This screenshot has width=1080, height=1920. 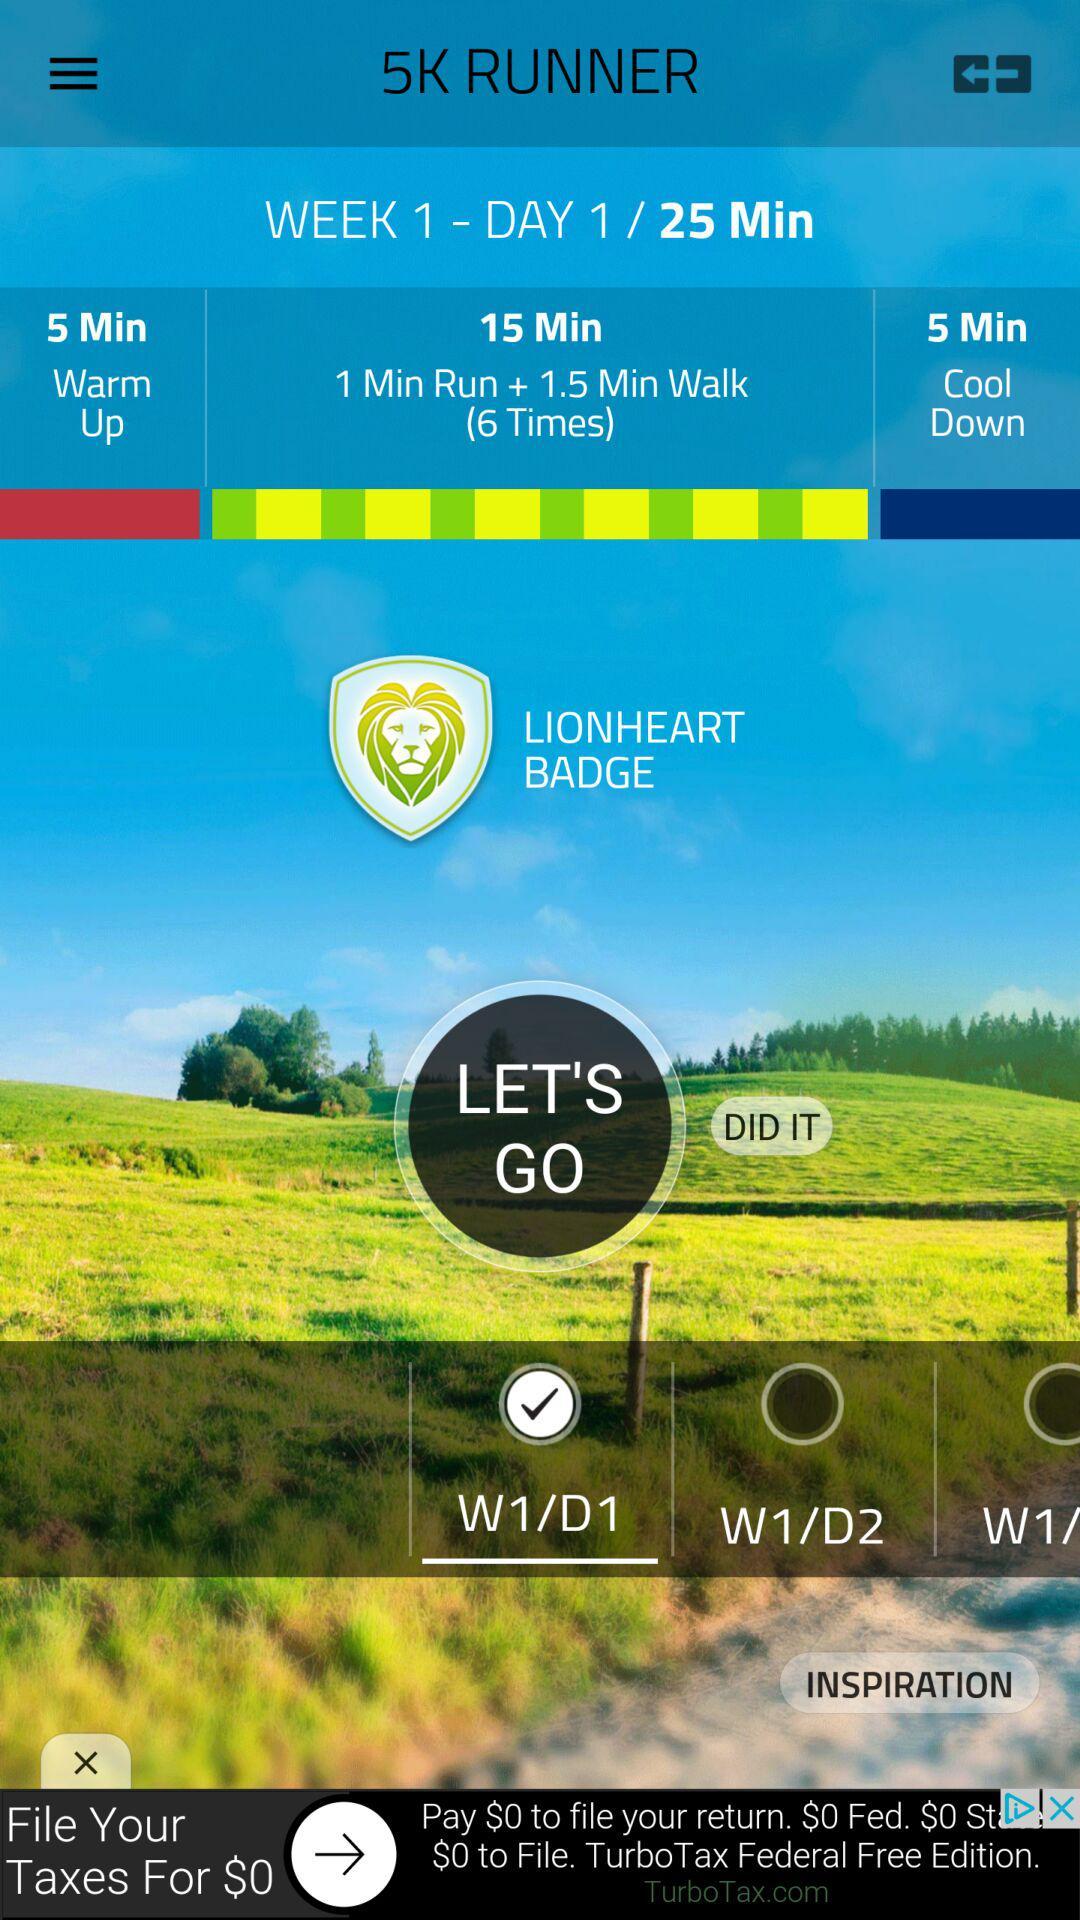 I want to click on open menu, so click(x=80, y=73).